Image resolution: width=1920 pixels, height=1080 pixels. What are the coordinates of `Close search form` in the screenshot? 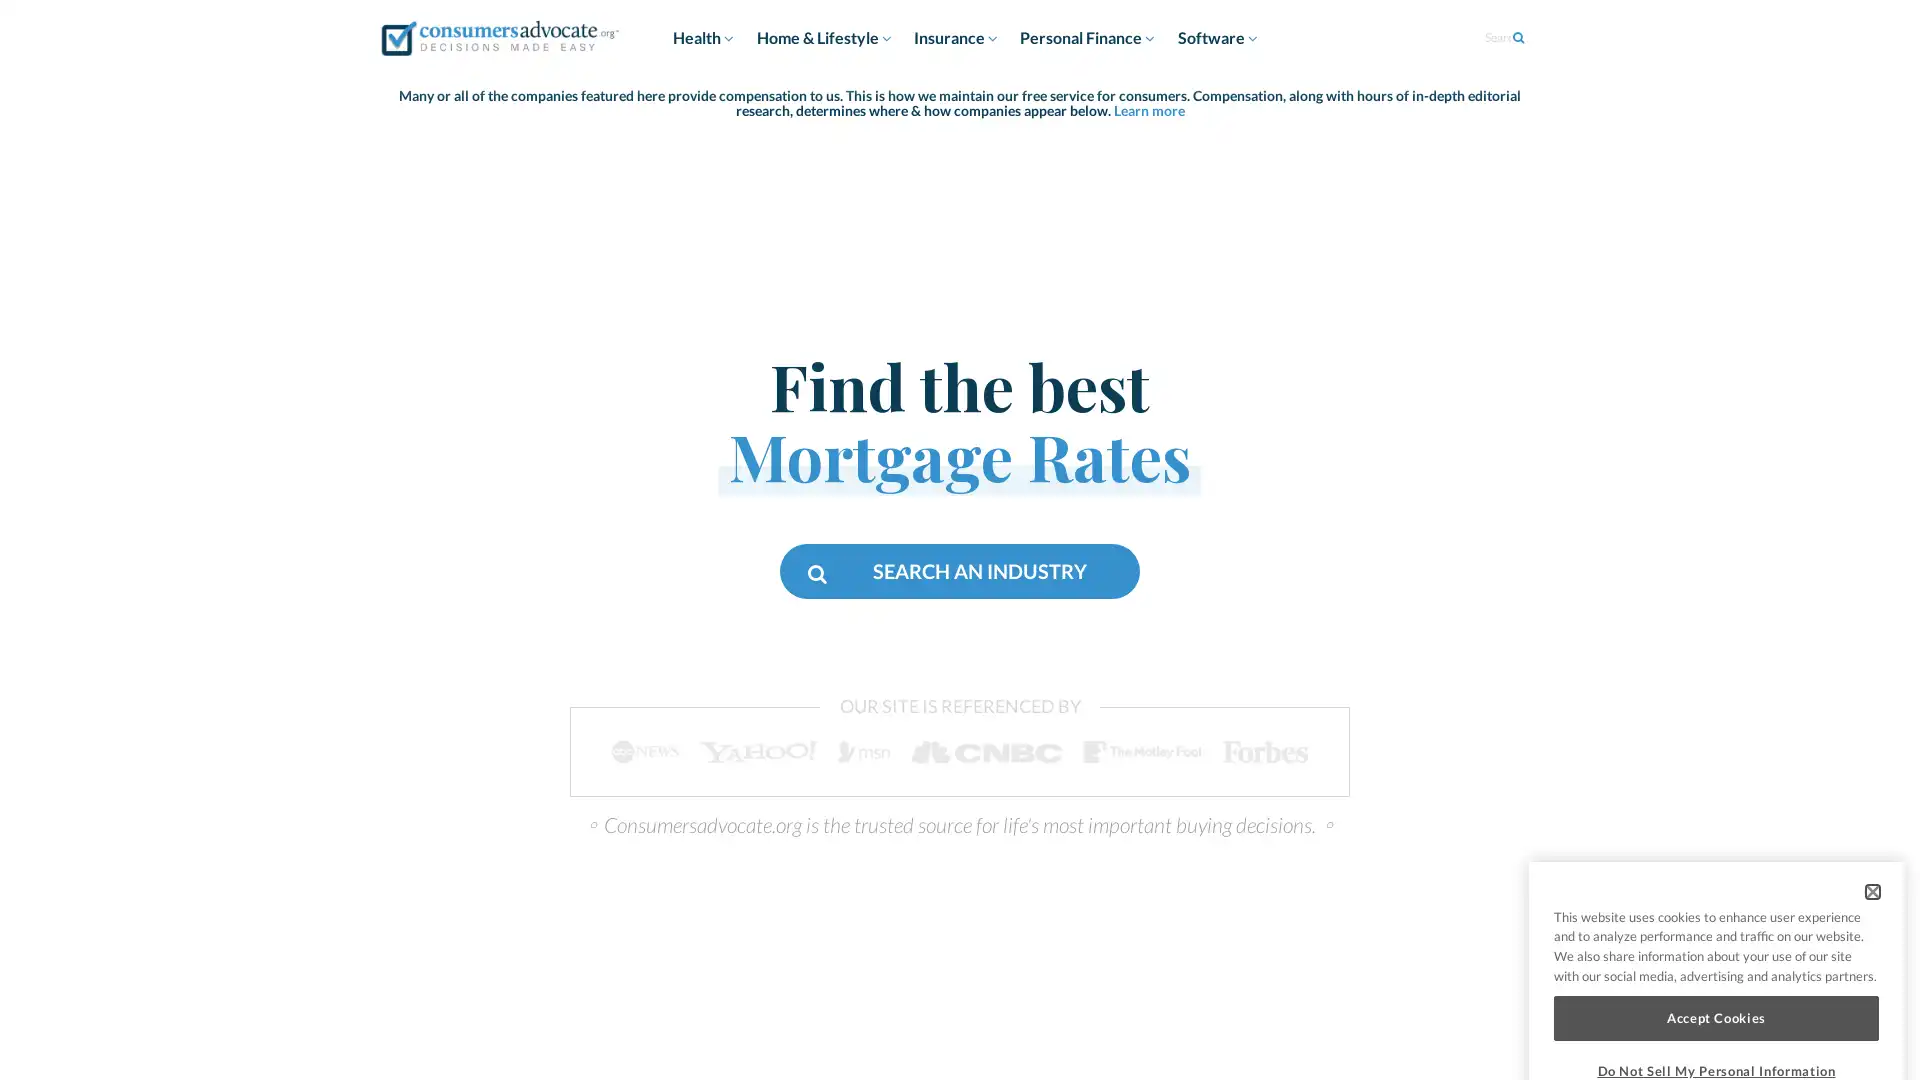 It's located at (1852, 67).